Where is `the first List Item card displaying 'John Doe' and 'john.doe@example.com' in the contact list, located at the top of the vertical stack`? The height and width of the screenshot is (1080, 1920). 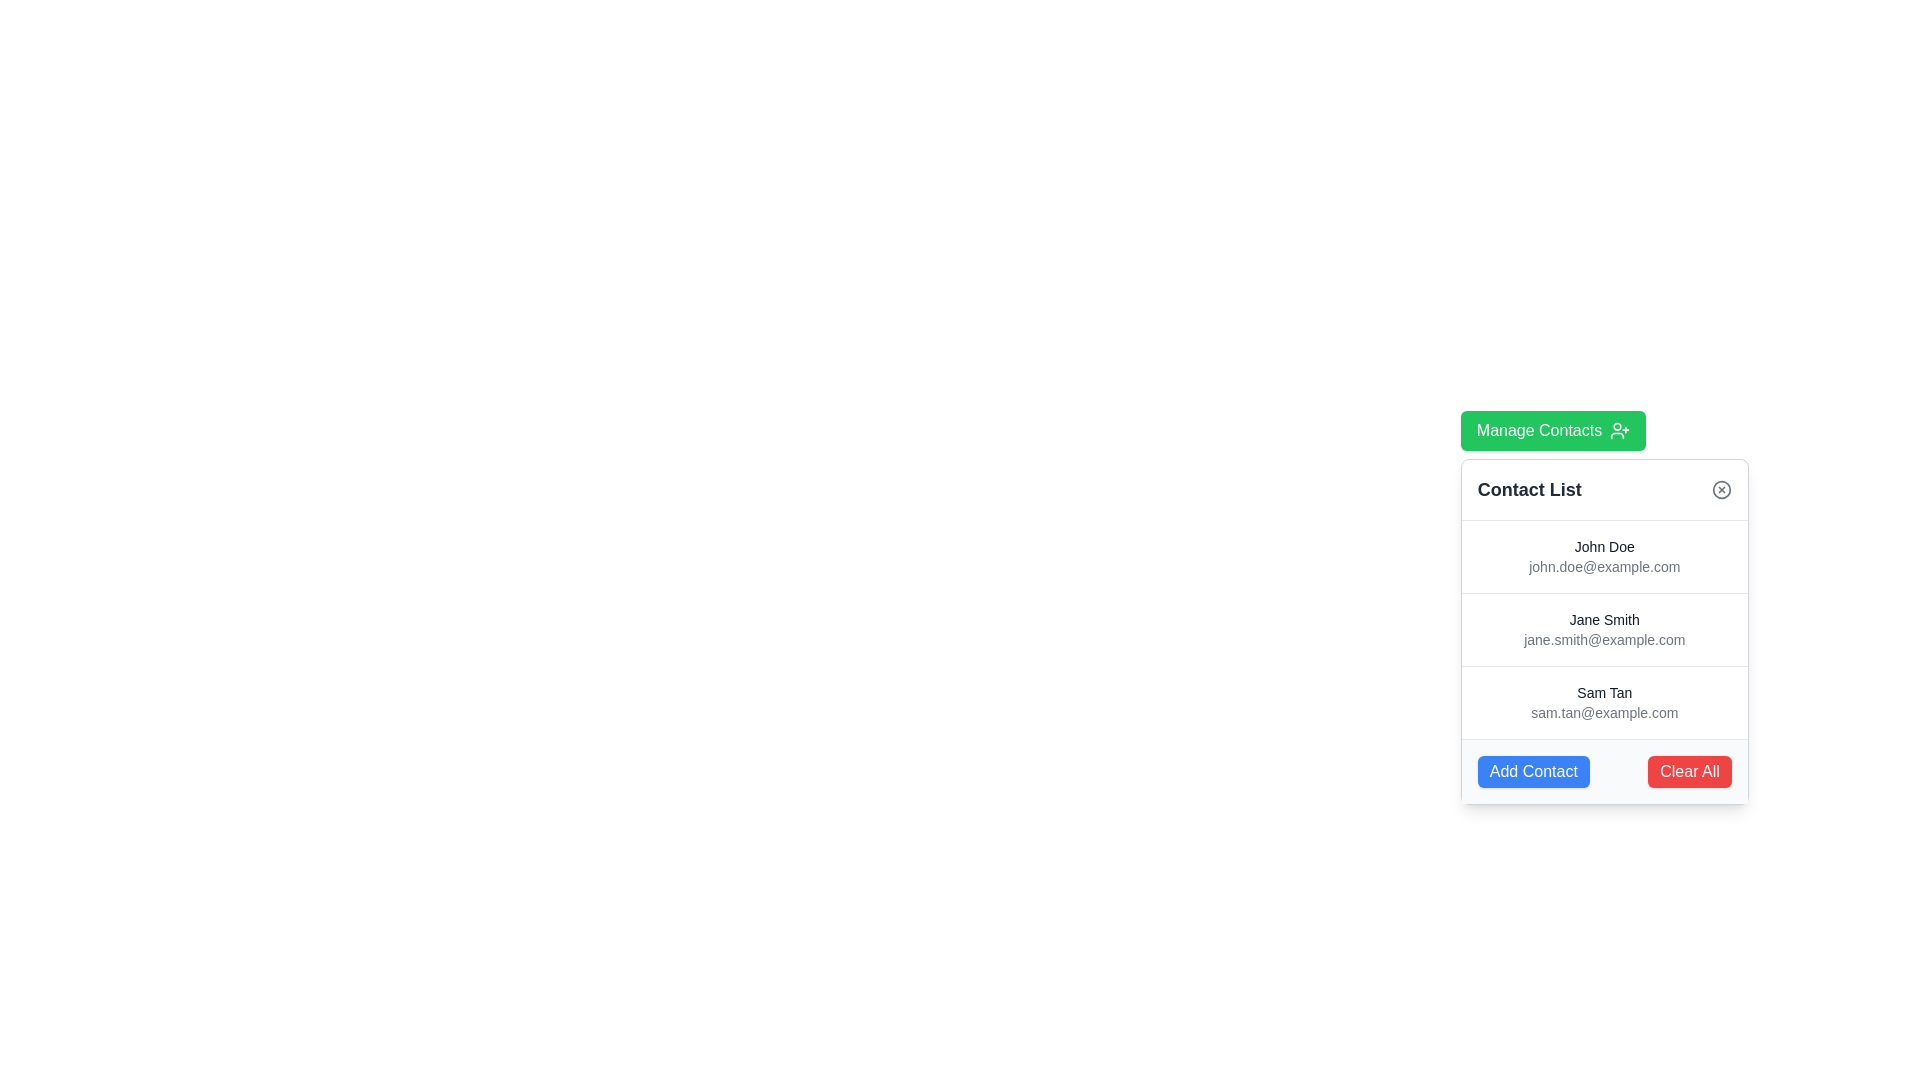 the first List Item card displaying 'John Doe' and 'john.doe@example.com' in the contact list, located at the top of the vertical stack is located at coordinates (1604, 556).